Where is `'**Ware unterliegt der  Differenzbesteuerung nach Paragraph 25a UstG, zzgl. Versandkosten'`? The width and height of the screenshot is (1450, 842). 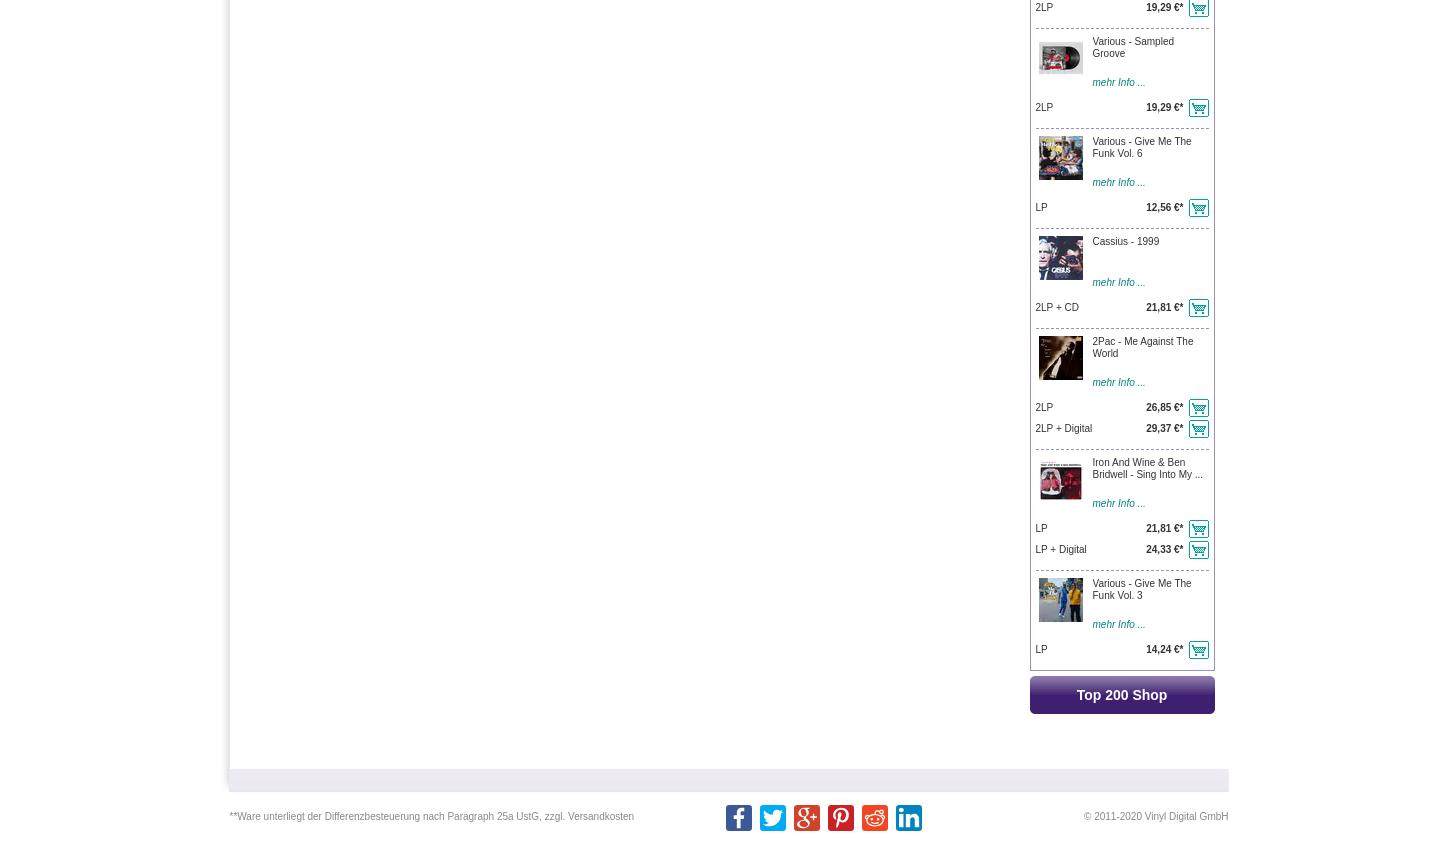
'**Ware unterliegt der  Differenzbesteuerung nach Paragraph 25a UstG, zzgl. Versandkosten' is located at coordinates (227, 816).